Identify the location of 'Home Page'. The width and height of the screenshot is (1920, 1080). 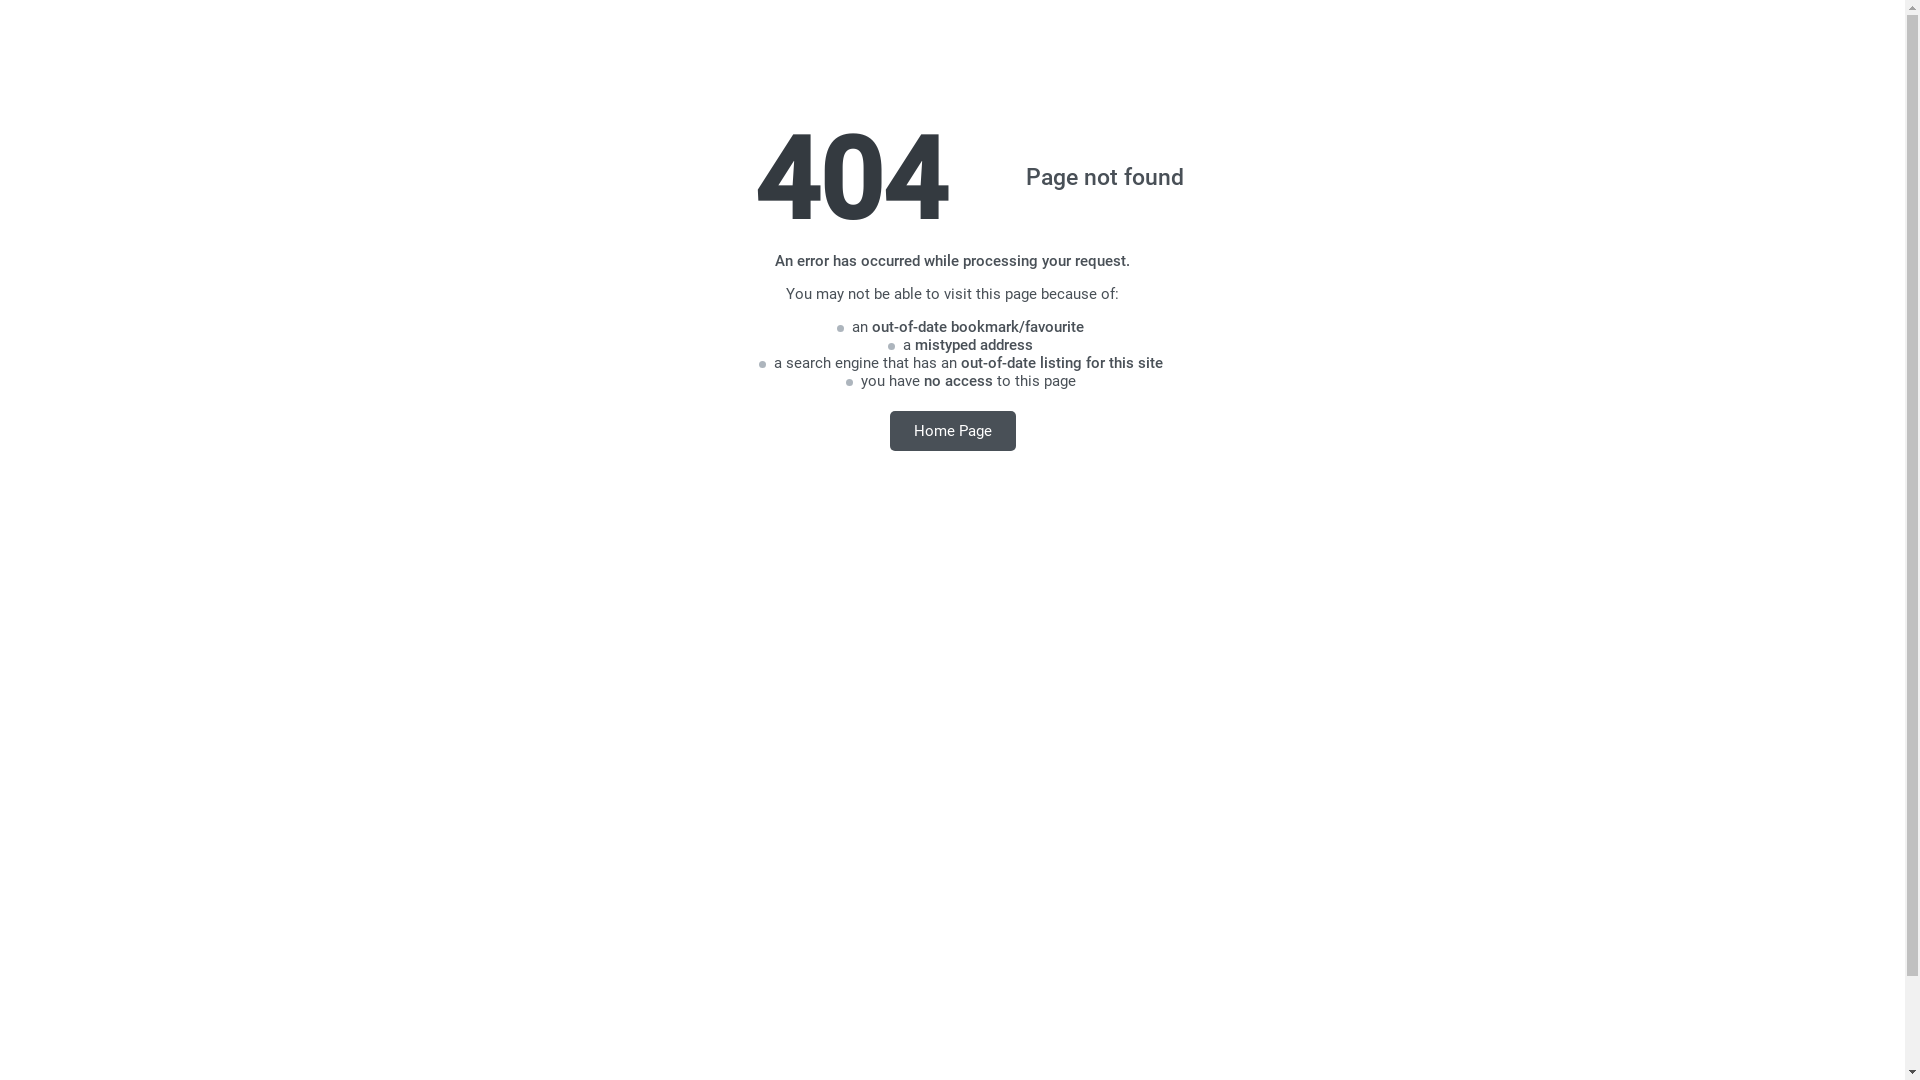
(952, 429).